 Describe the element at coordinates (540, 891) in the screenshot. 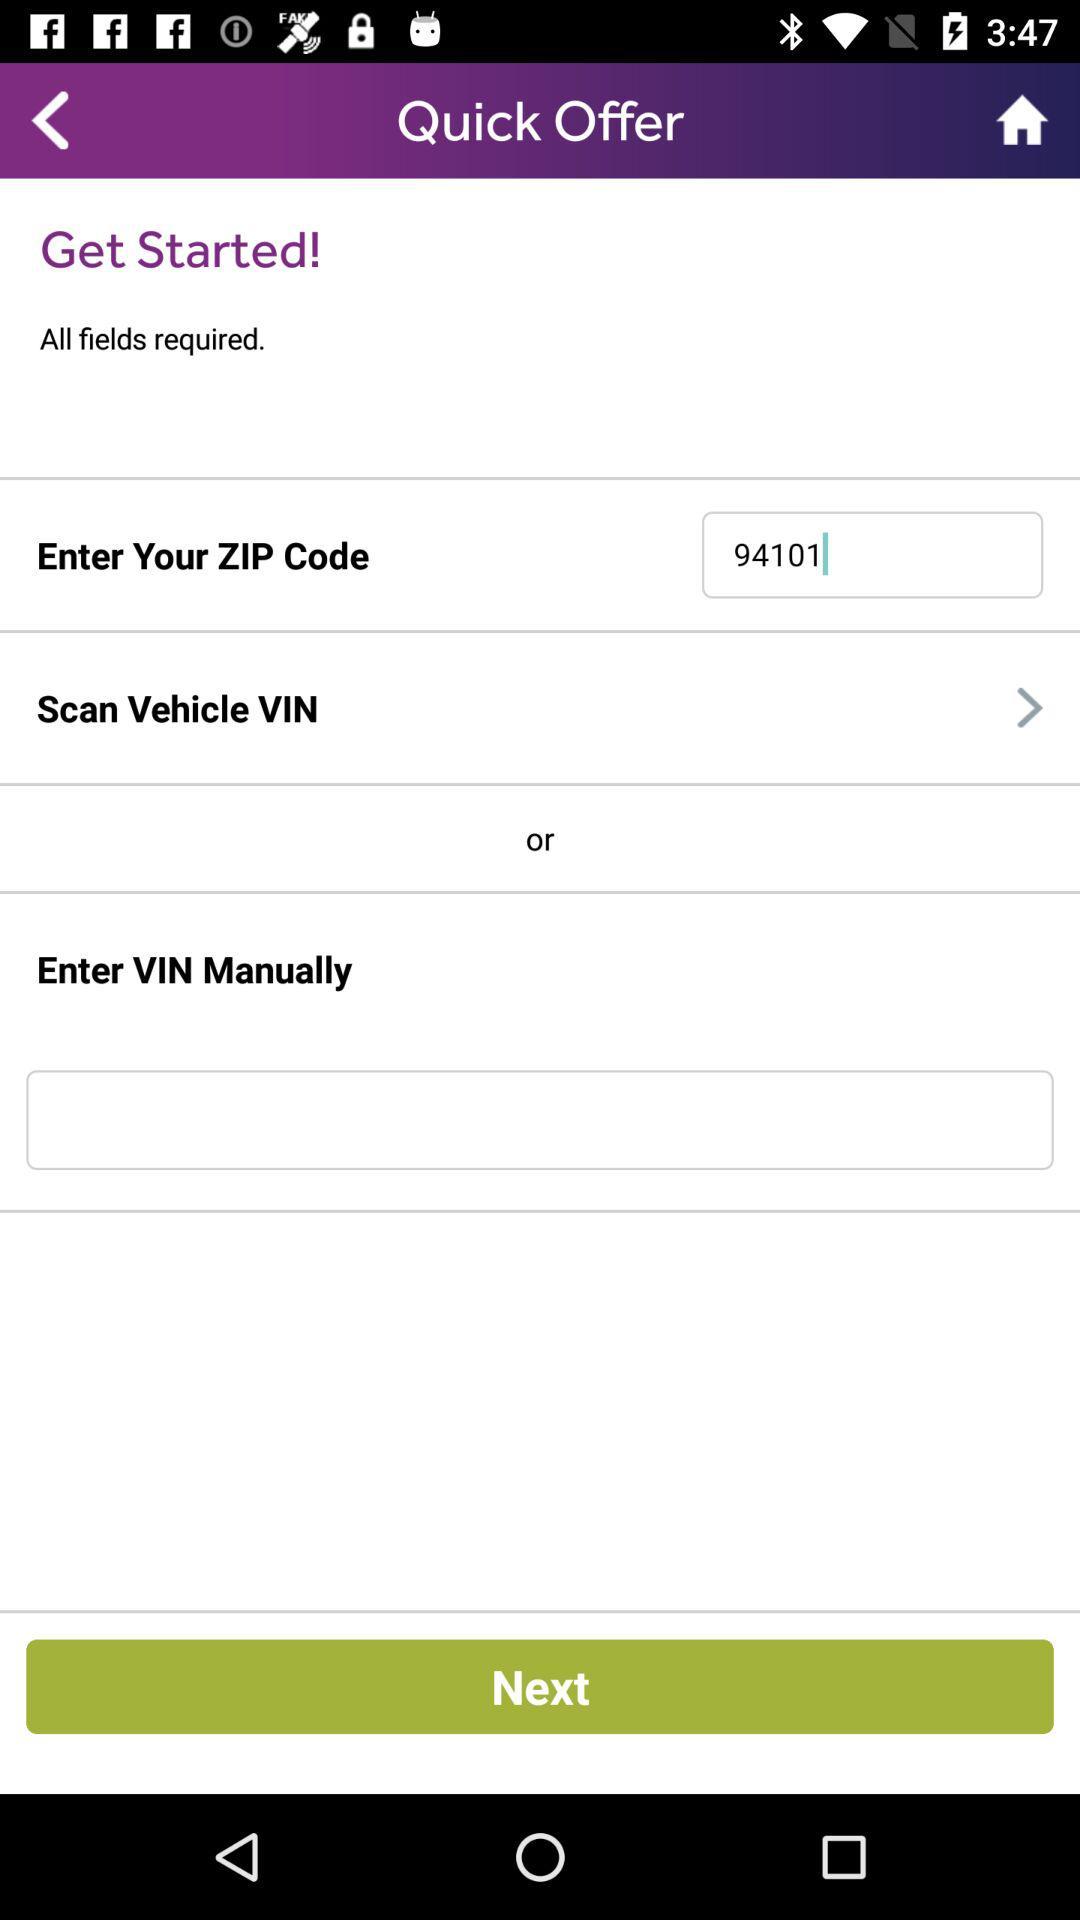

I see `item above enter vin manually item` at that location.